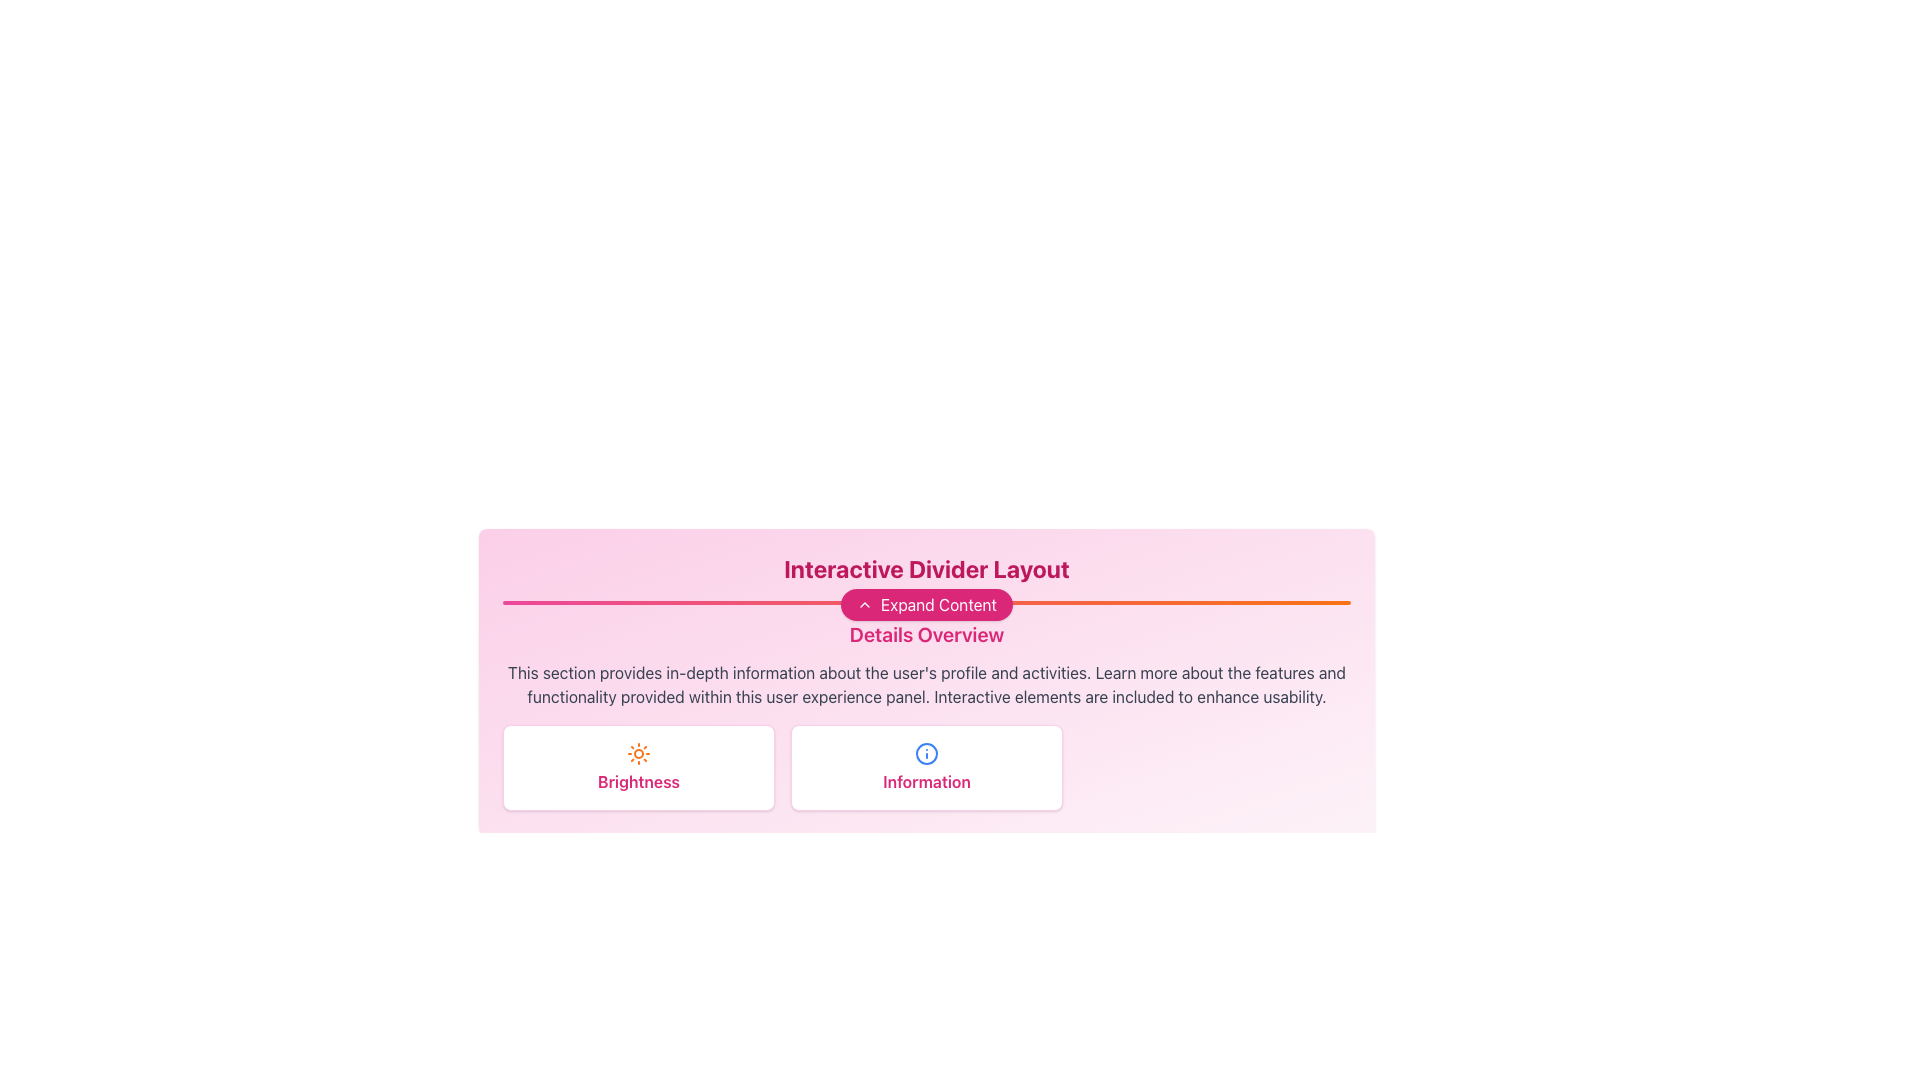  What do you see at coordinates (925, 753) in the screenshot?
I see `the circular element with a blue outline and white interior located within the 'Information' button, which is positioned on the right side of the 'Brightness' button` at bounding box center [925, 753].